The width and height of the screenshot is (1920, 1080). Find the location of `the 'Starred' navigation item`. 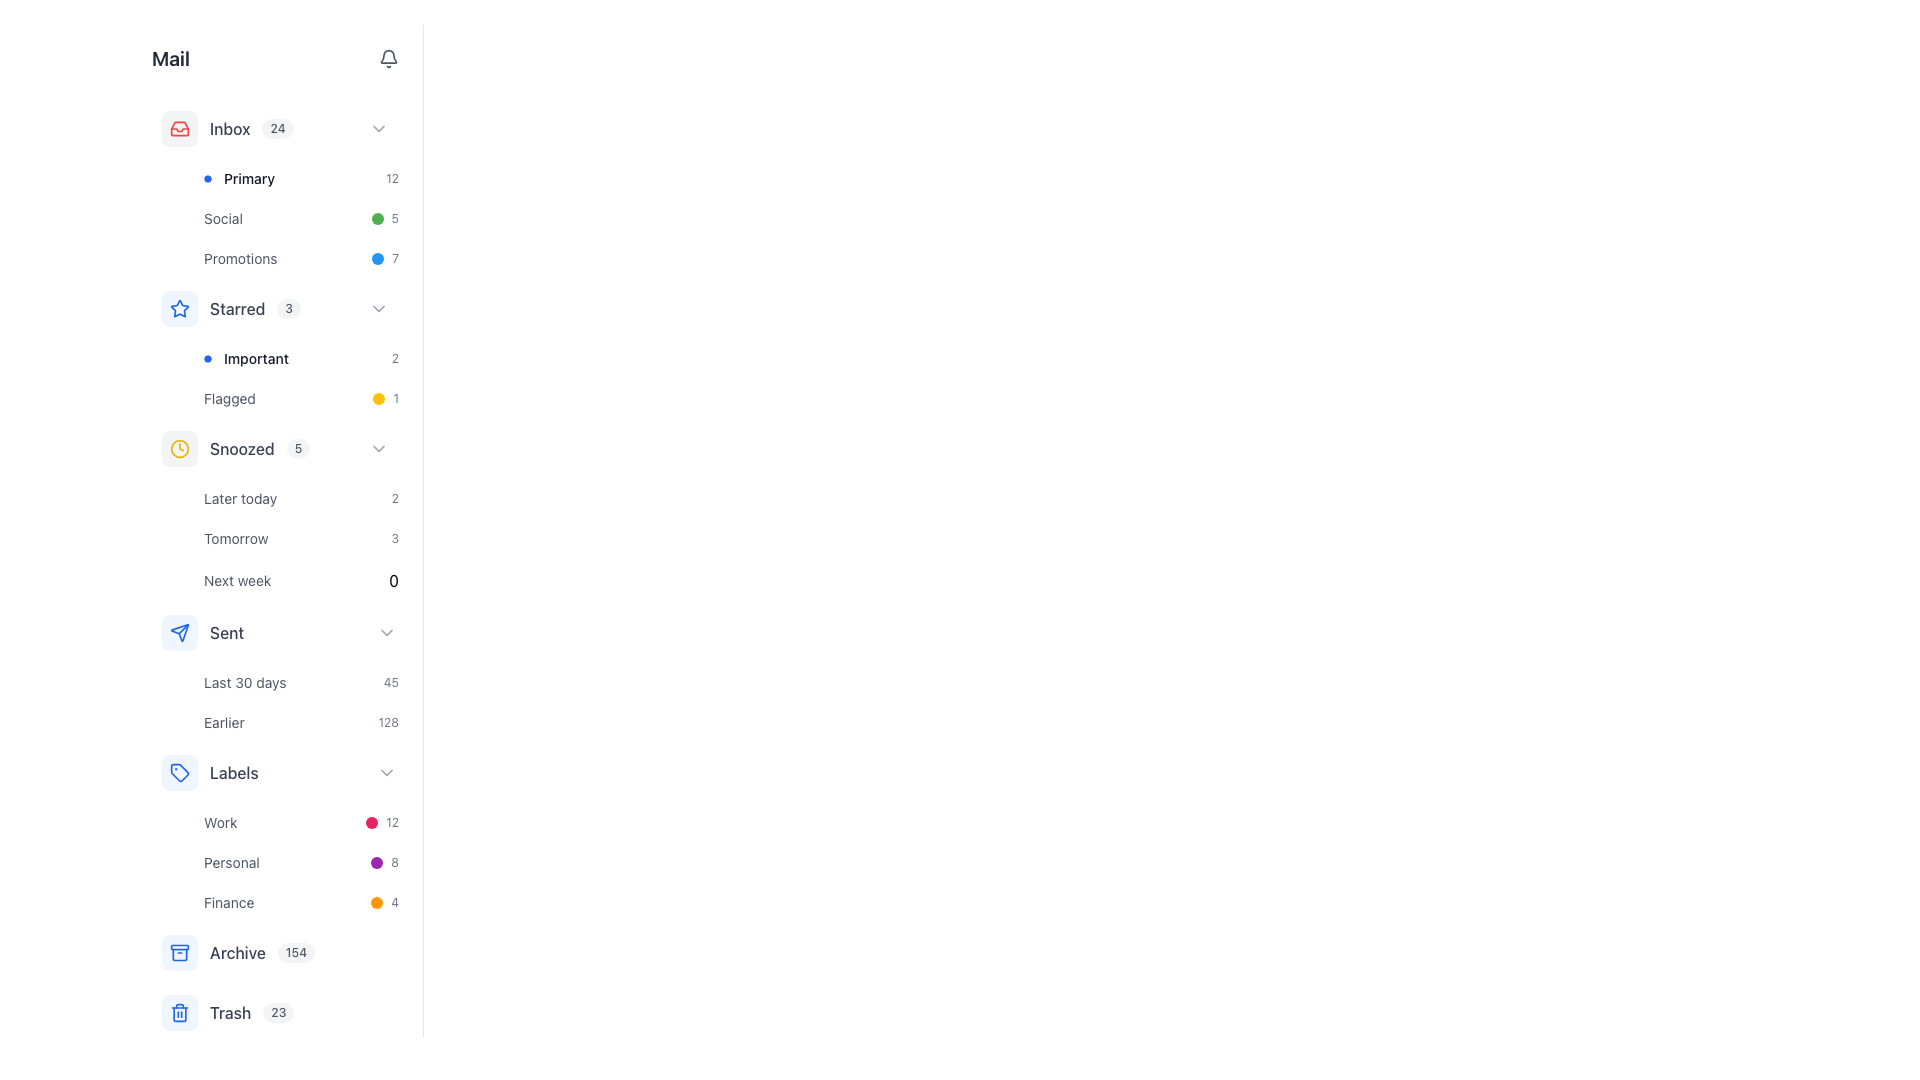

the 'Starred' navigation item is located at coordinates (231, 308).